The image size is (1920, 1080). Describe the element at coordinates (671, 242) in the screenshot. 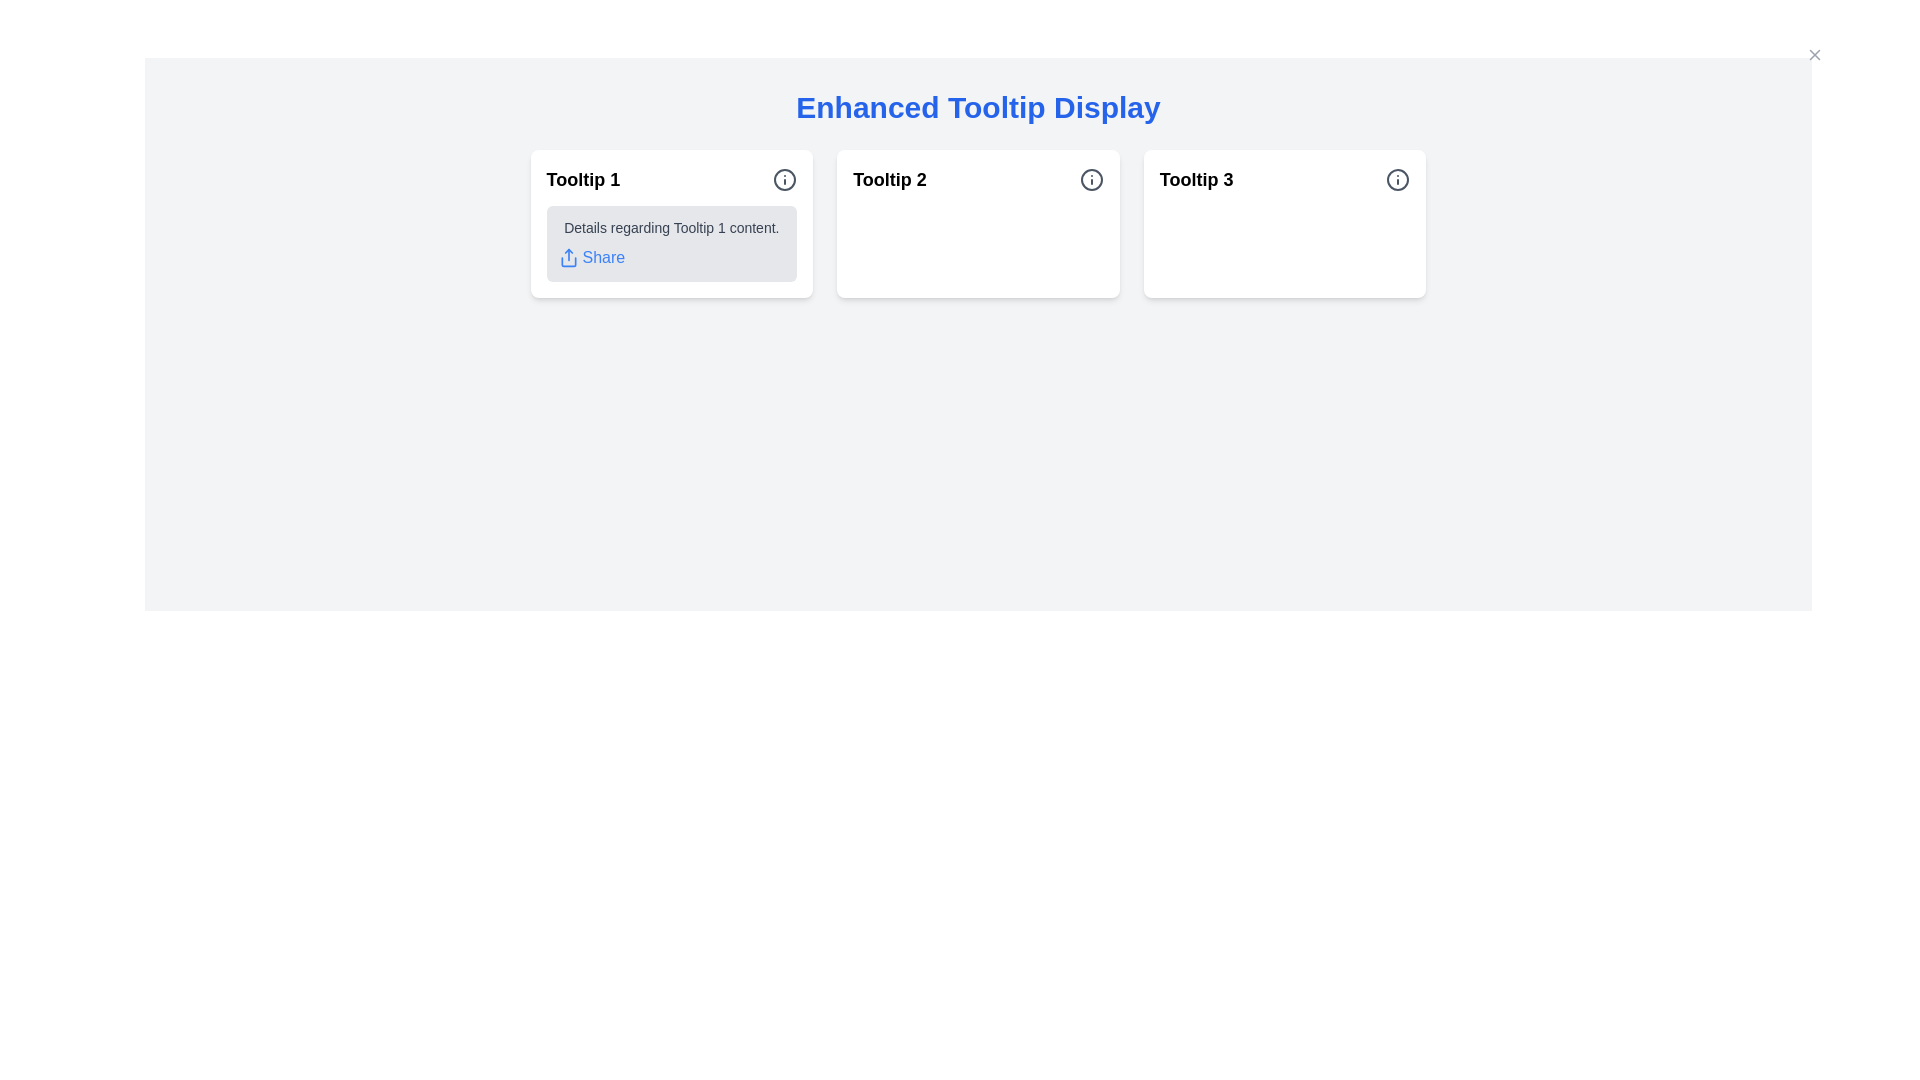

I see `the interactive link text within the content box of 'Tooltip 1' to trigger the tooltip or hover effect` at that location.